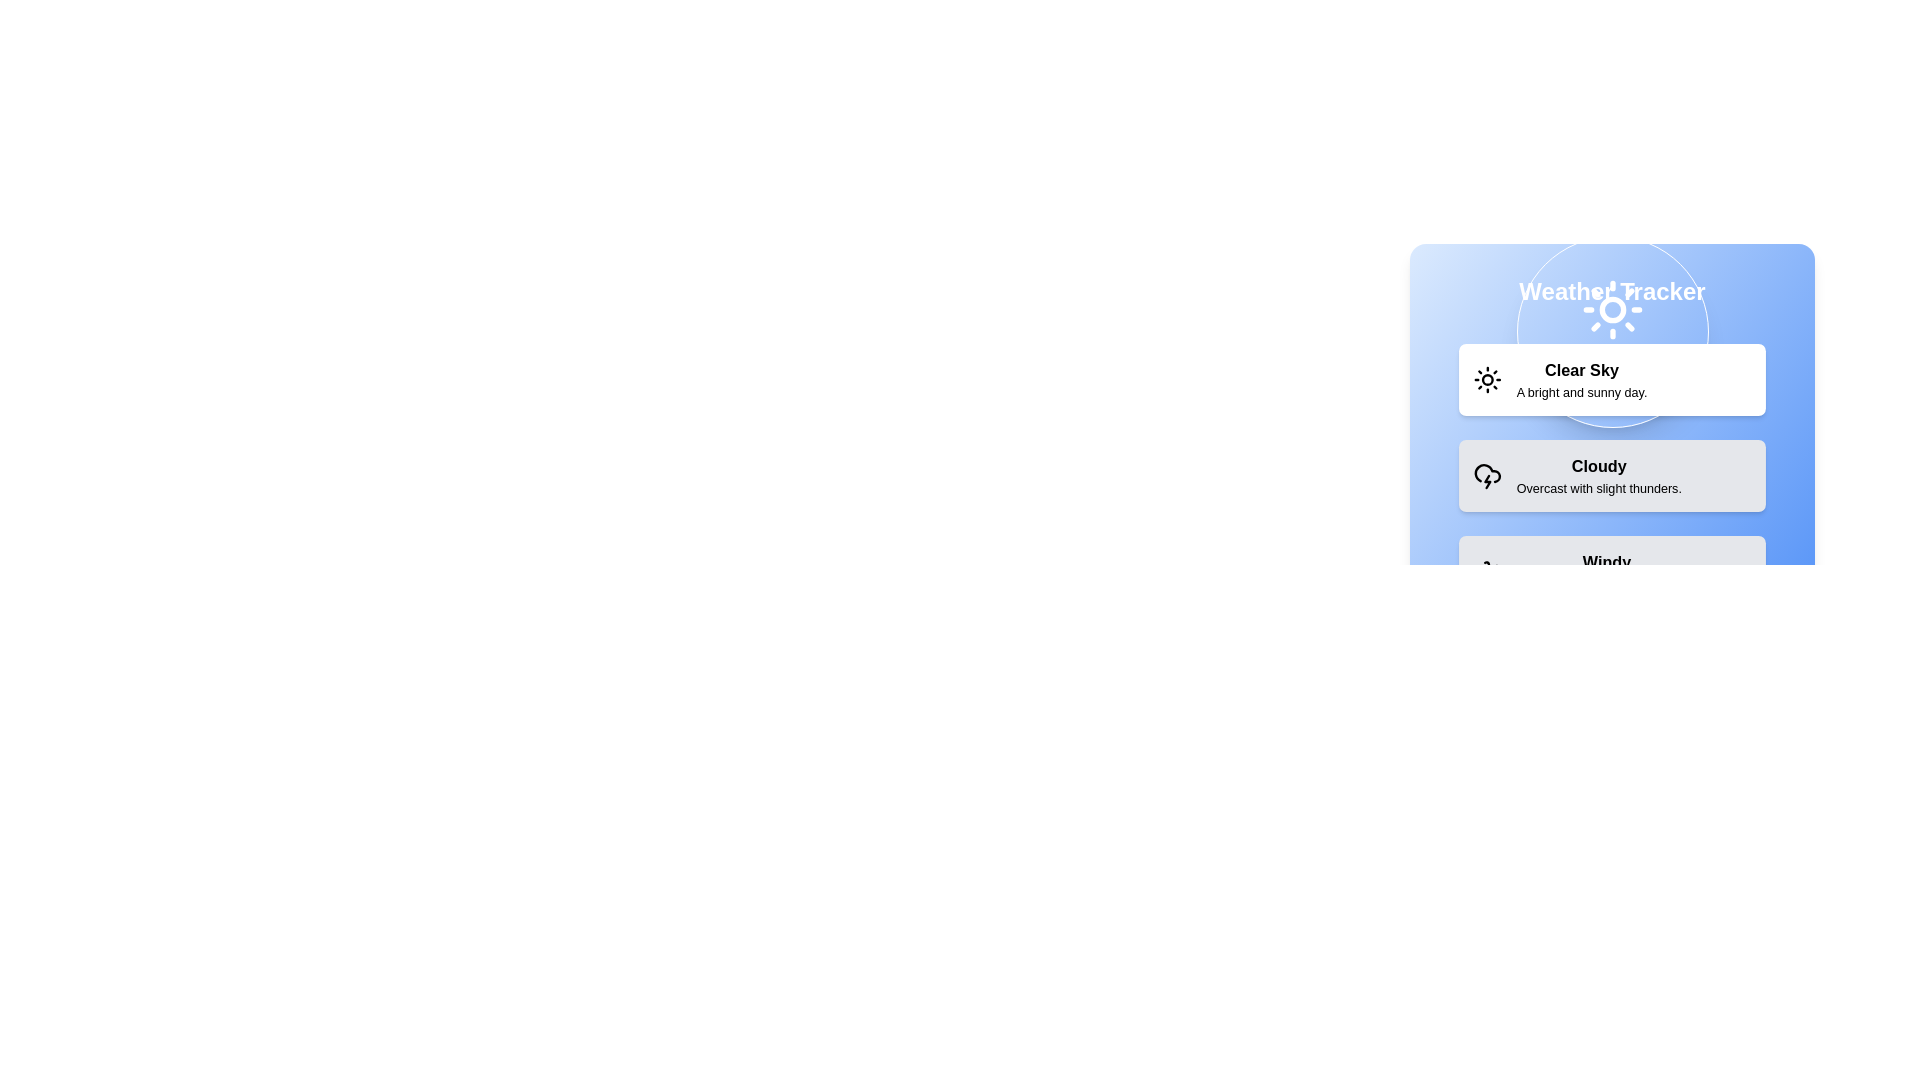 The height and width of the screenshot is (1080, 1920). I want to click on the Text Label indicating the weather condition 'Cloudy', which is positioned above the descriptive text 'Overcast with slight thunders' in the weather-themed interface, so click(1598, 466).